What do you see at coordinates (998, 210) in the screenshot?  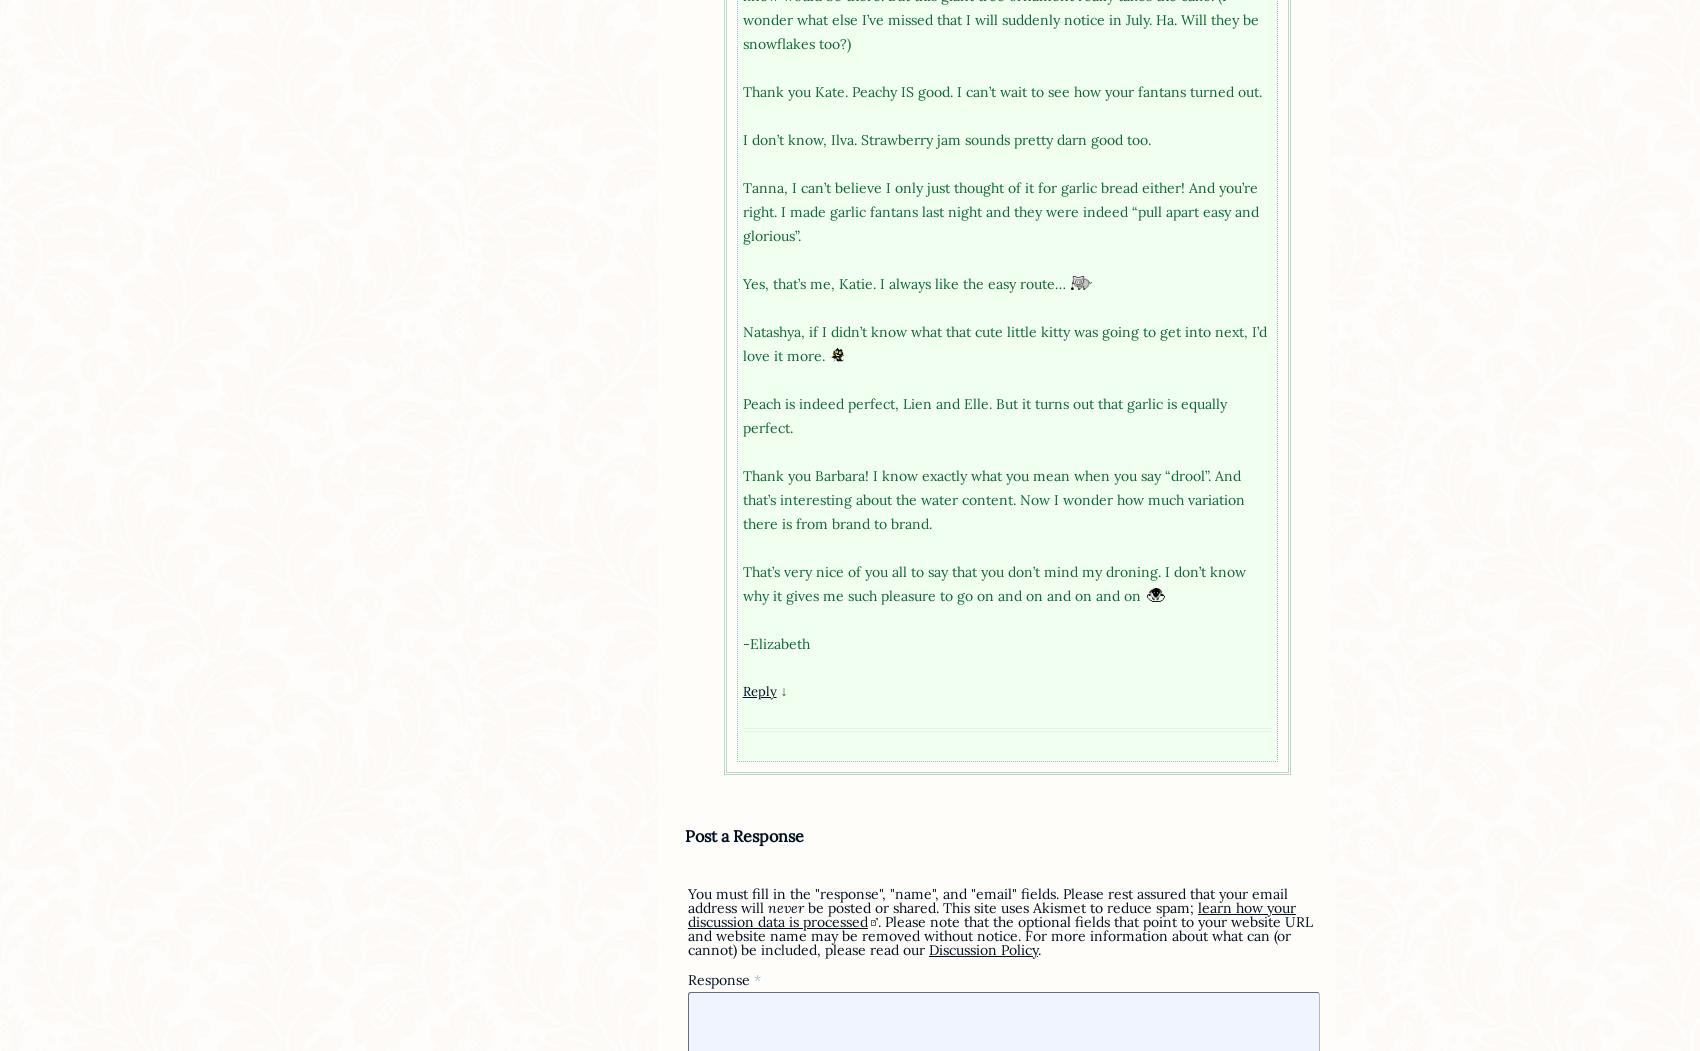 I see `'Tanna, I can’t believe I only just thought of it for garlic bread either! And you’re right. I made garlic fantans last night and they were indeed “pull apart easy and glorious”.'` at bounding box center [998, 210].